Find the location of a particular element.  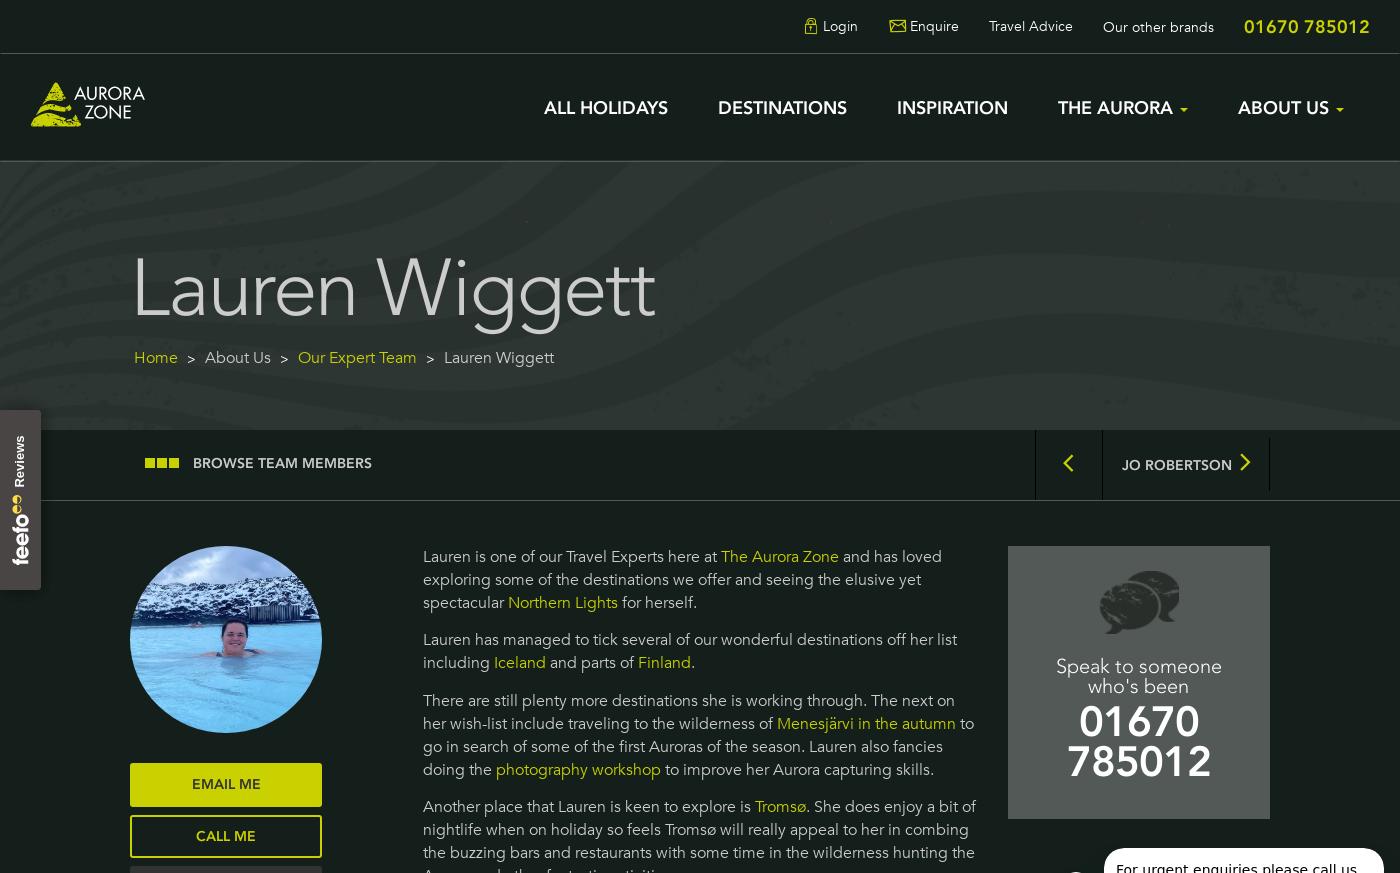

'The Aurora' is located at coordinates (1118, 107).